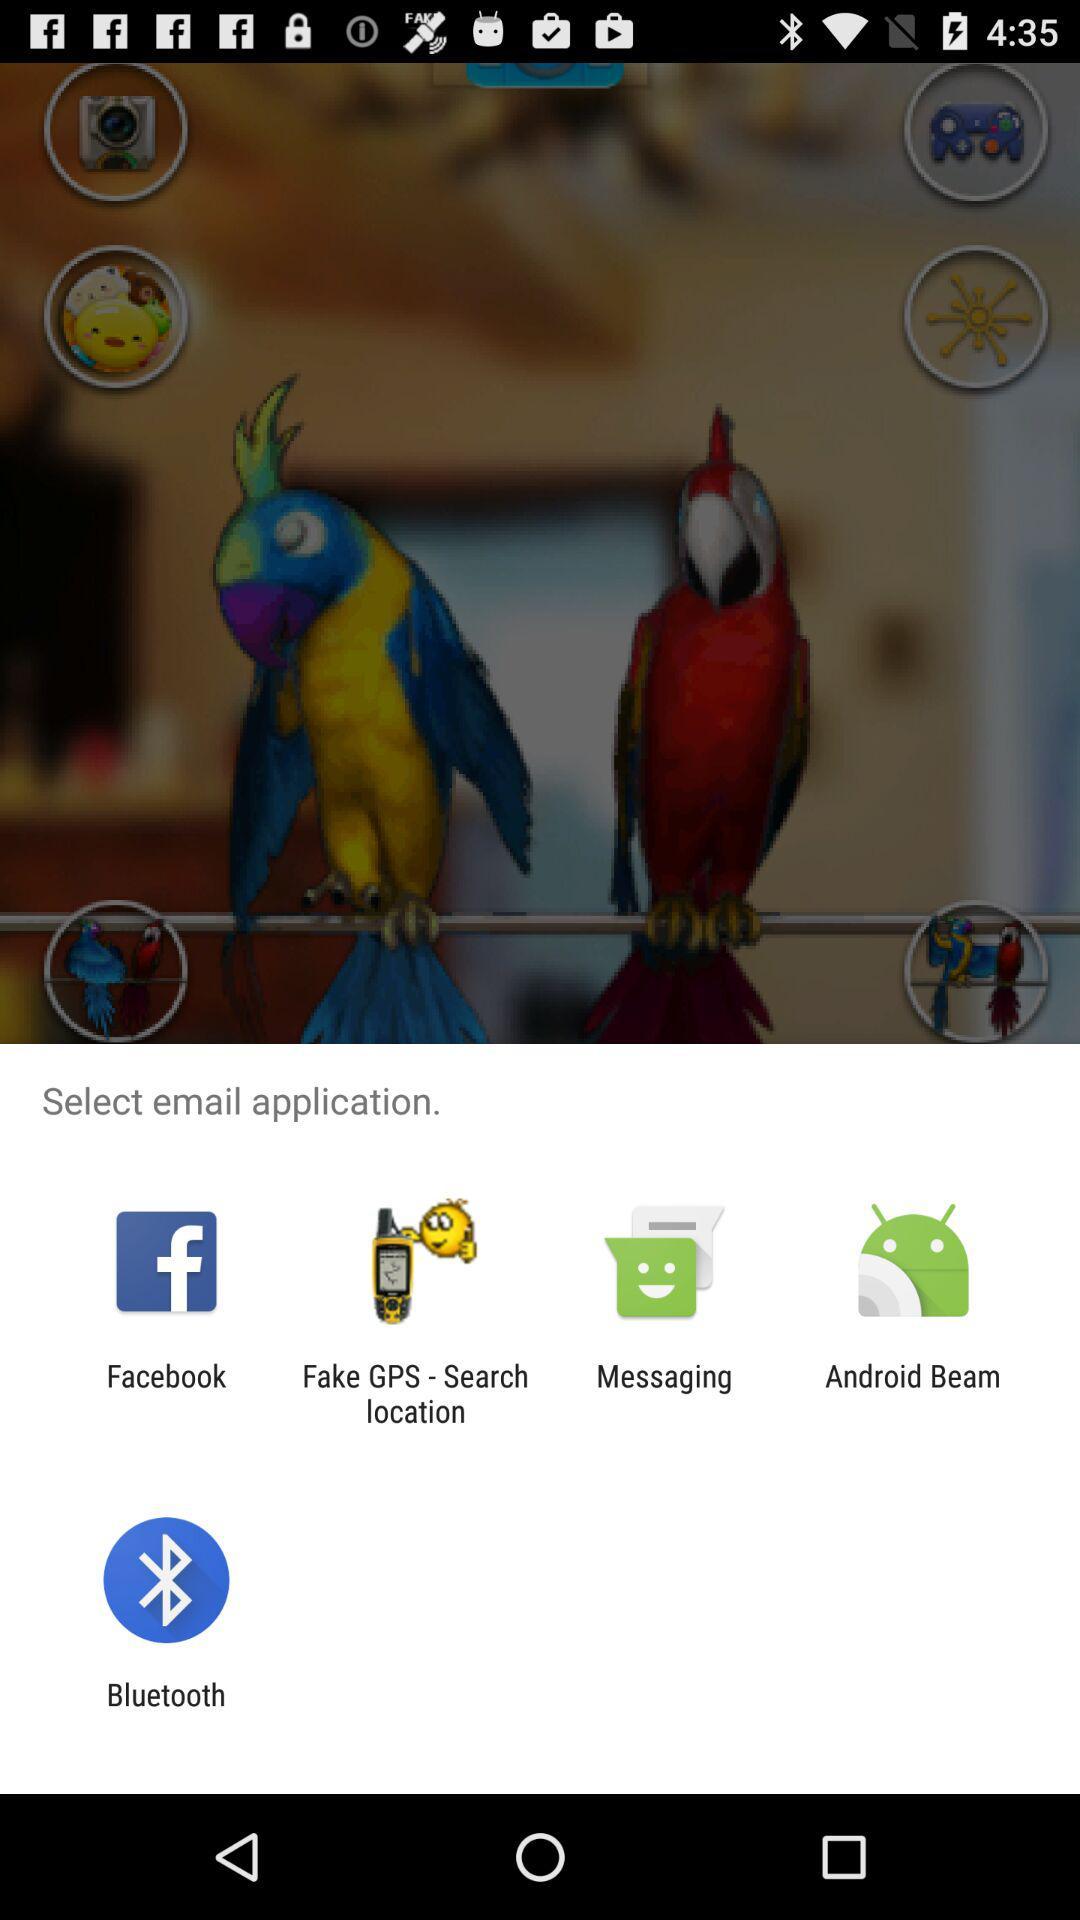 The width and height of the screenshot is (1080, 1920). Describe the element at coordinates (913, 1392) in the screenshot. I see `the android beam icon` at that location.